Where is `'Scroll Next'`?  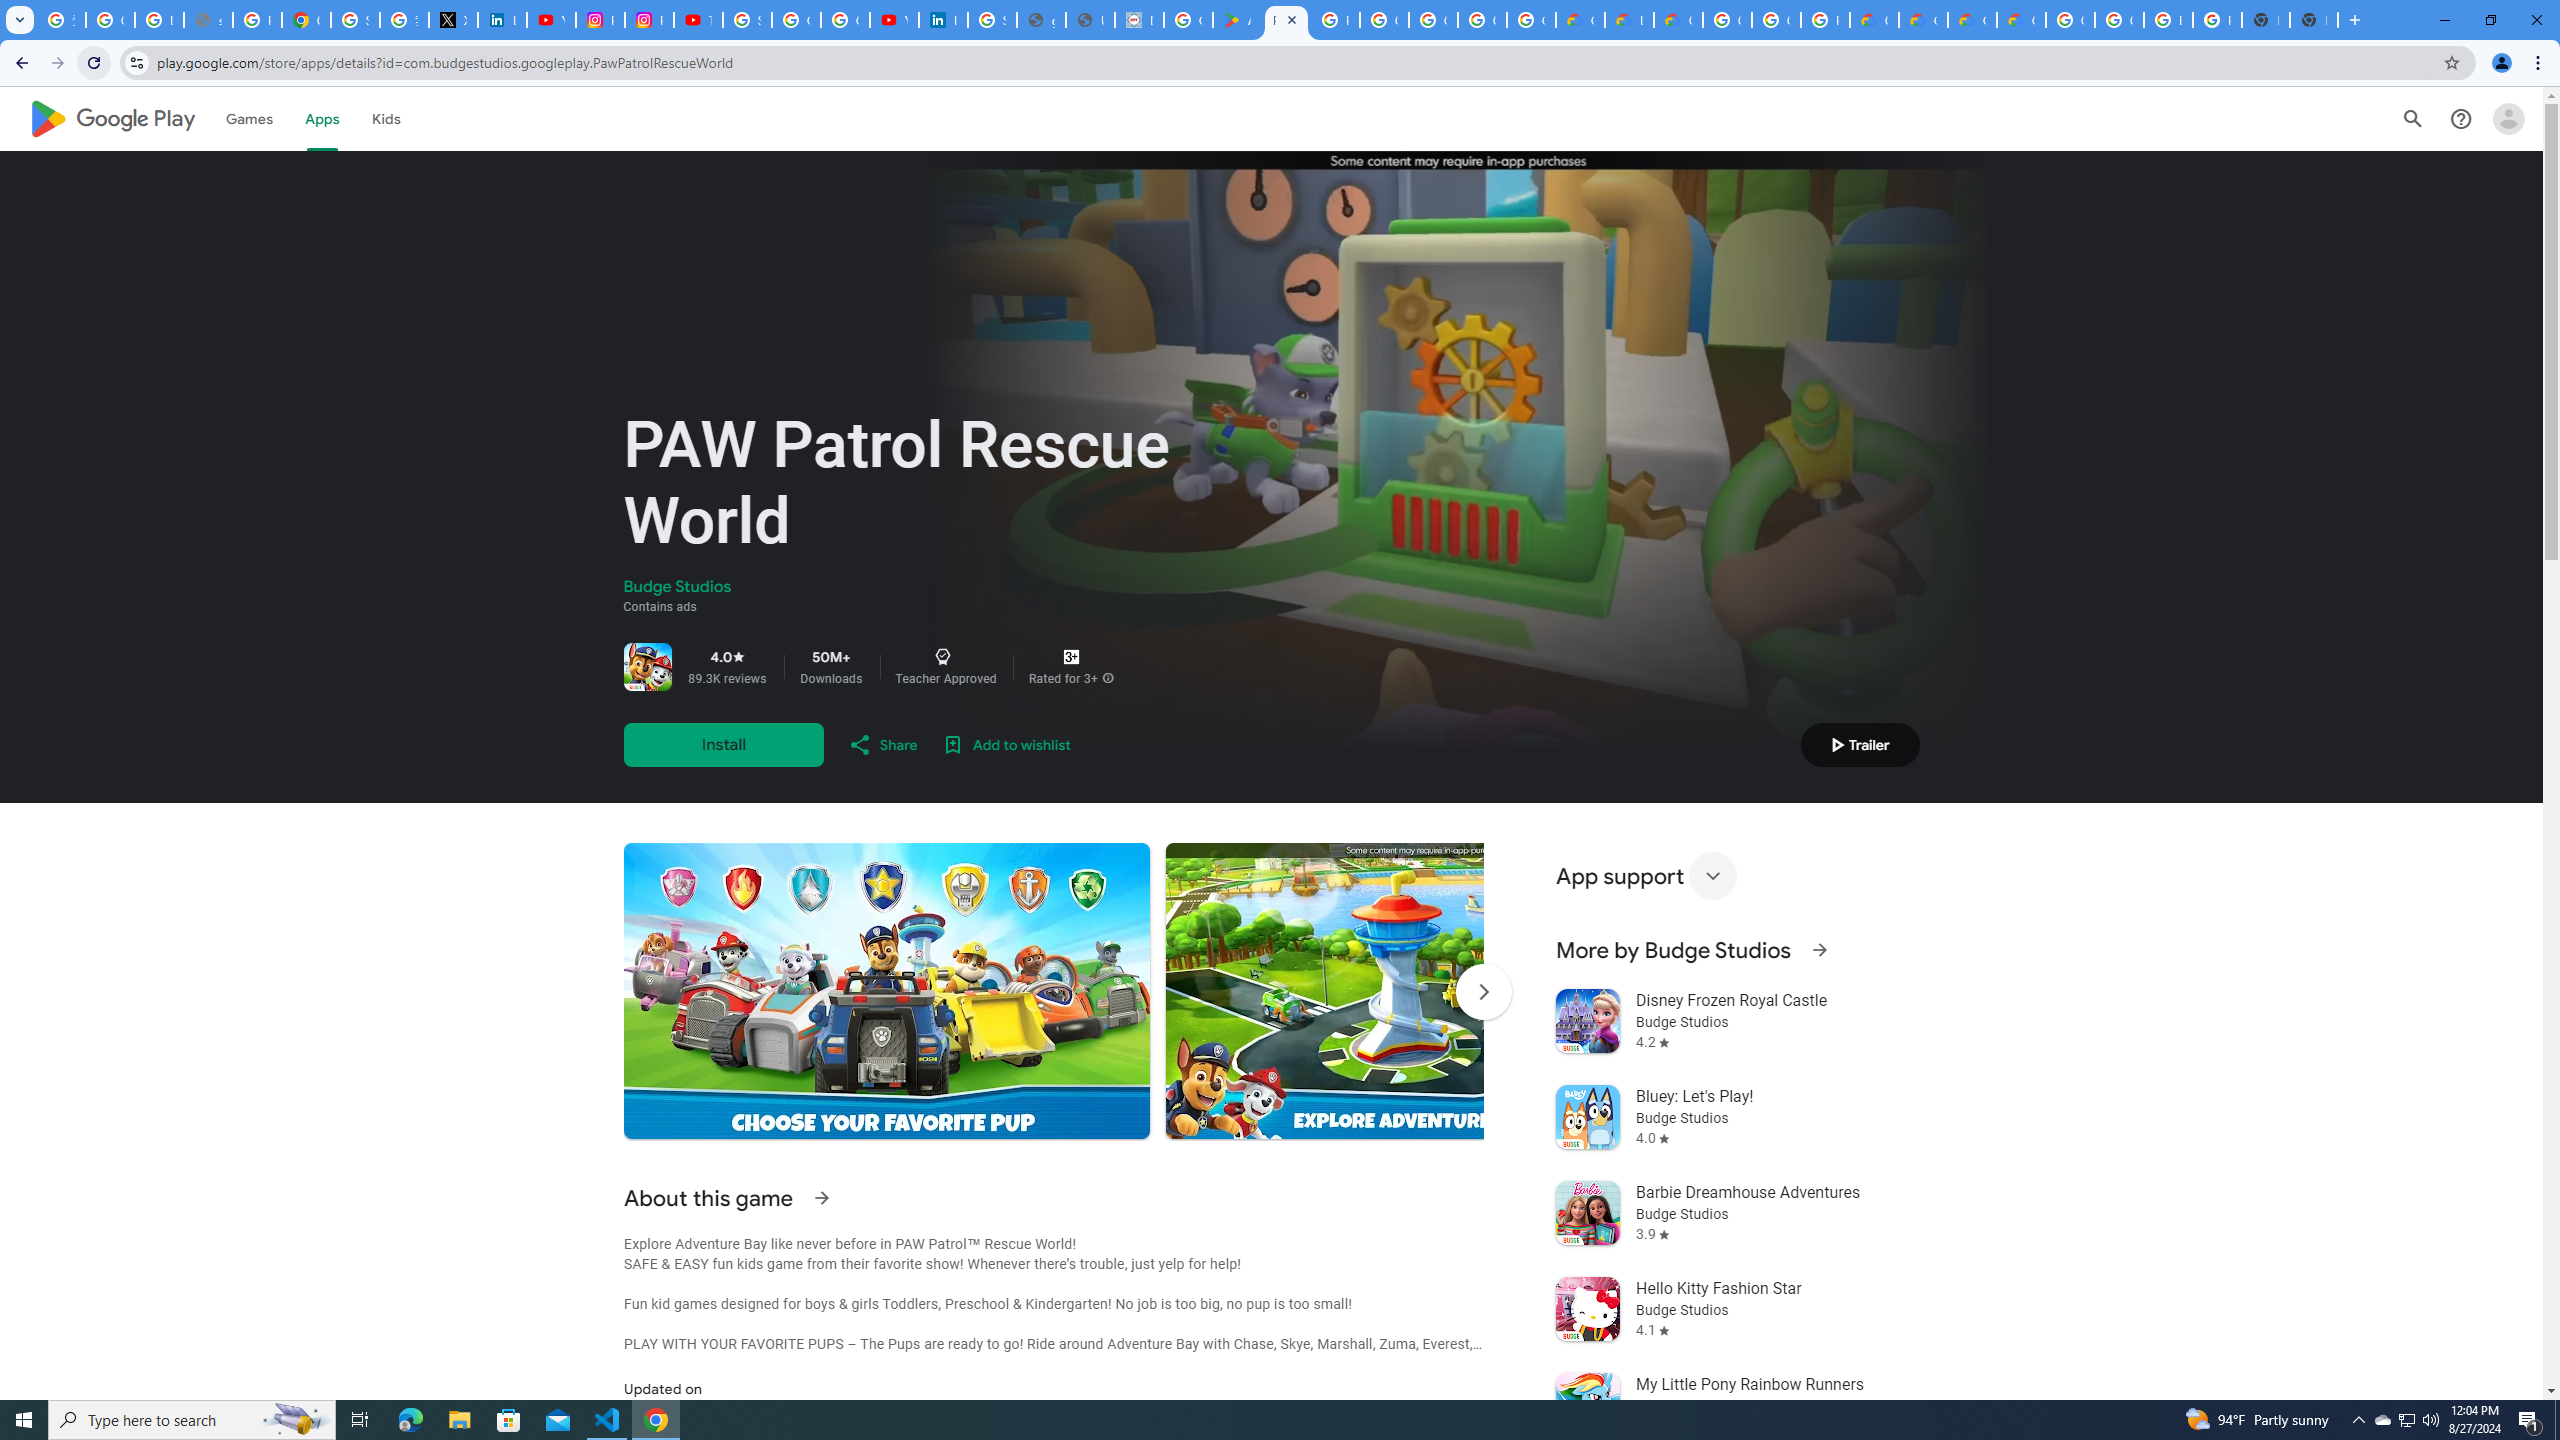
'Scroll Next' is located at coordinates (1483, 991).